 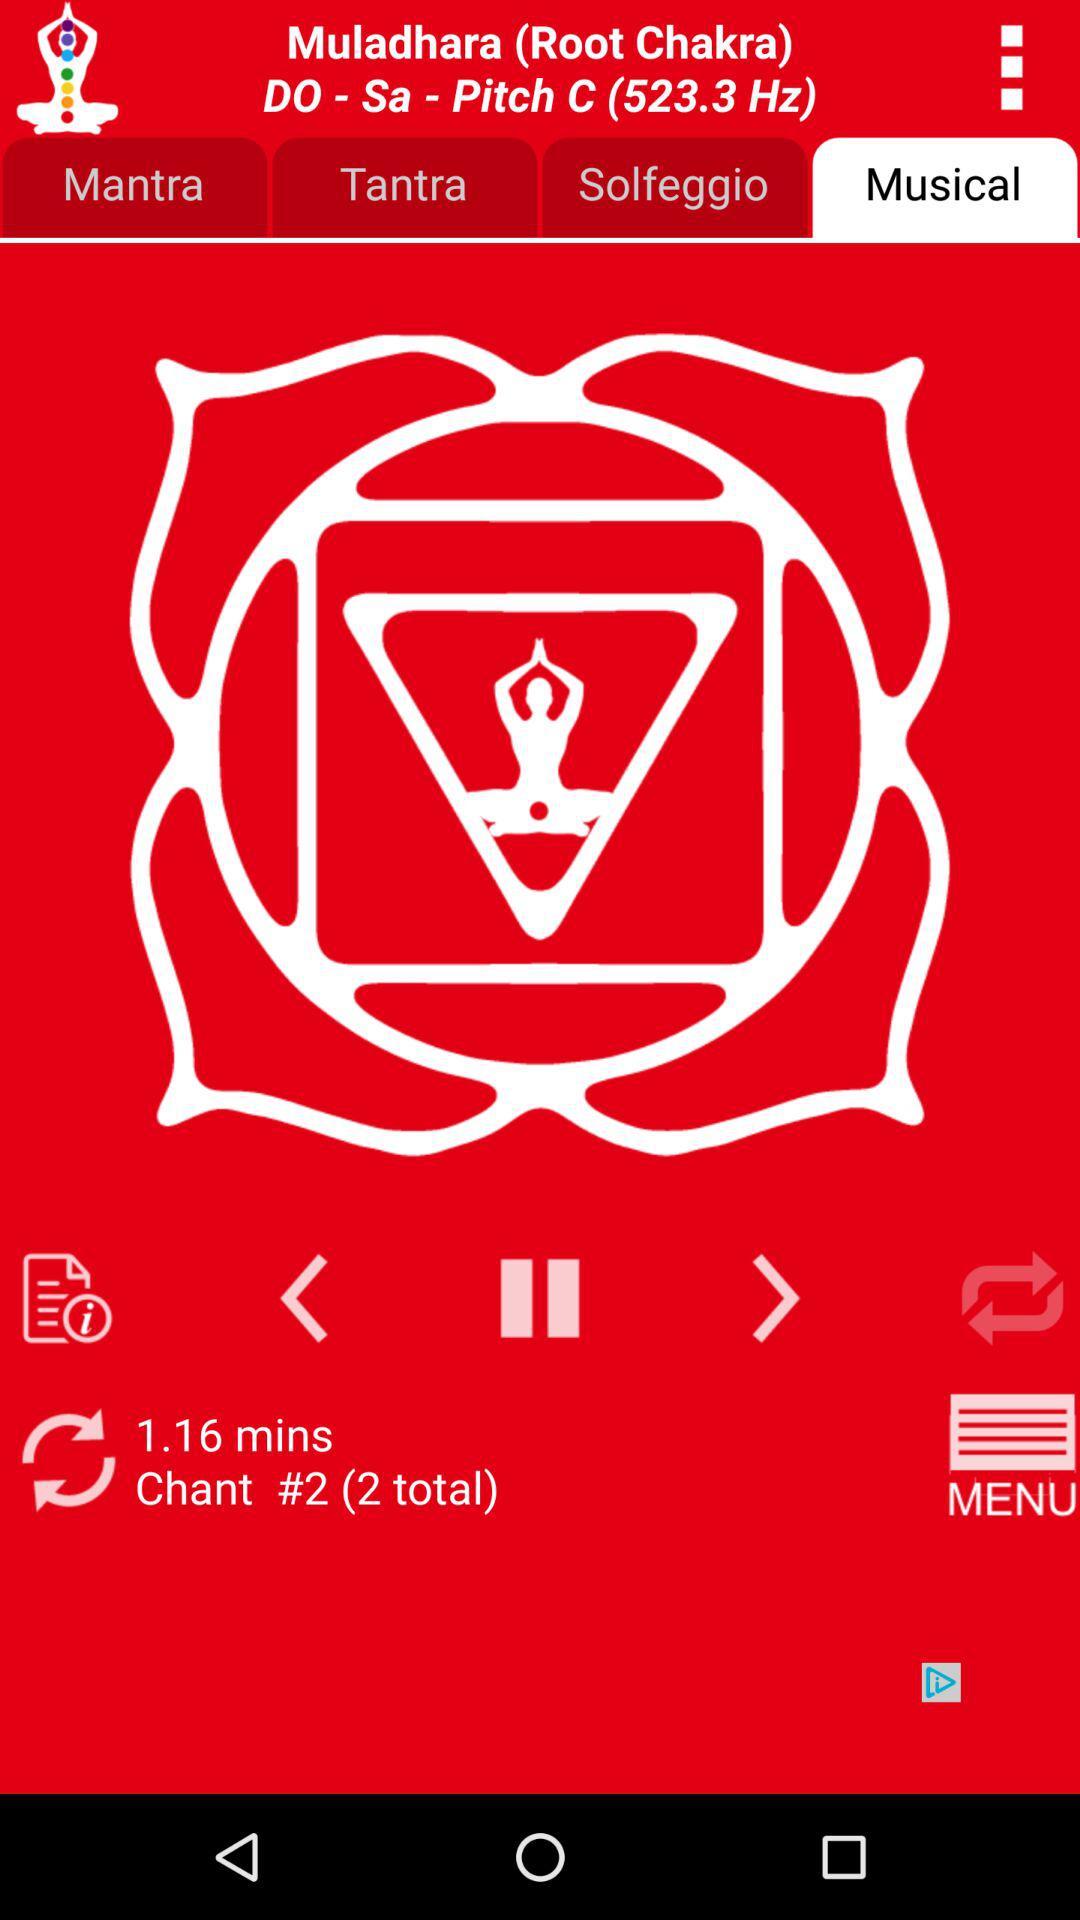 I want to click on item above mantra icon, so click(x=540, y=67).